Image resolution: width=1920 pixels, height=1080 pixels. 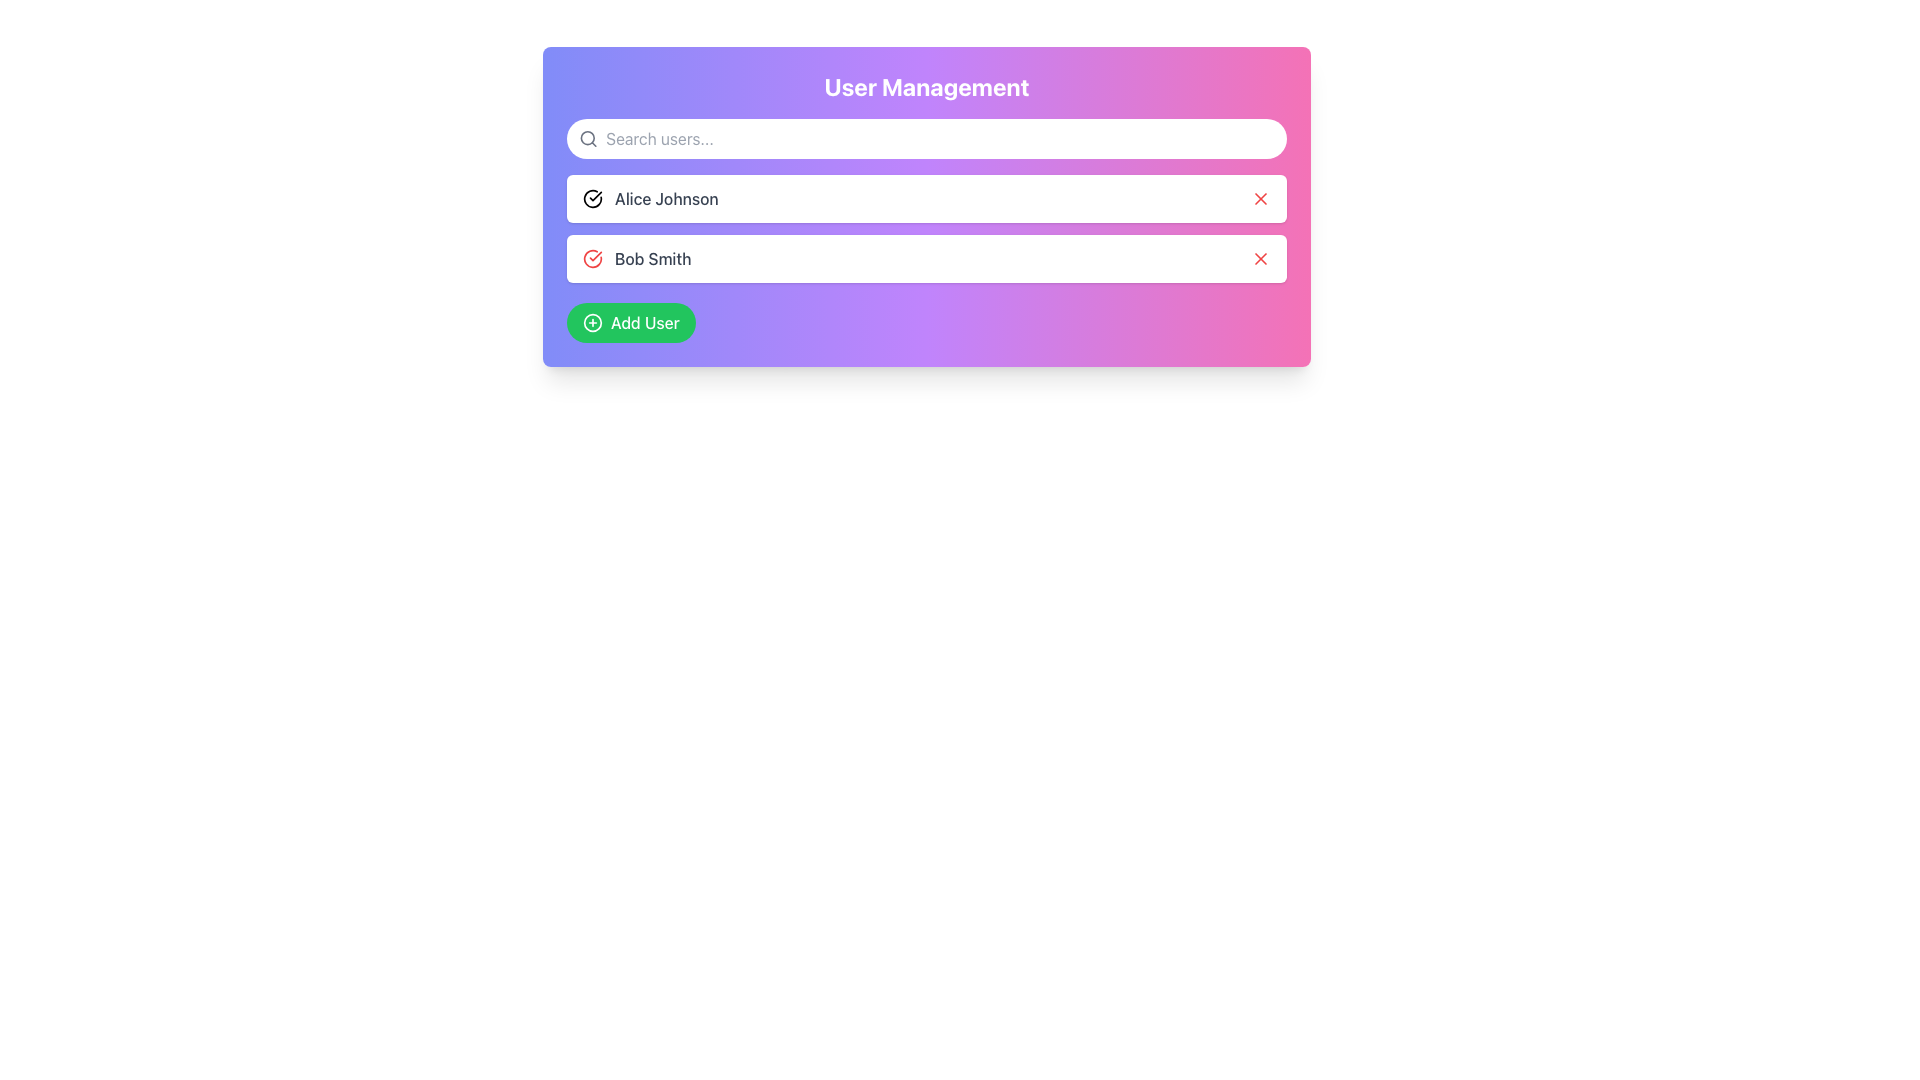 I want to click on the text label displaying the name 'Alice Johnson', so click(x=666, y=199).